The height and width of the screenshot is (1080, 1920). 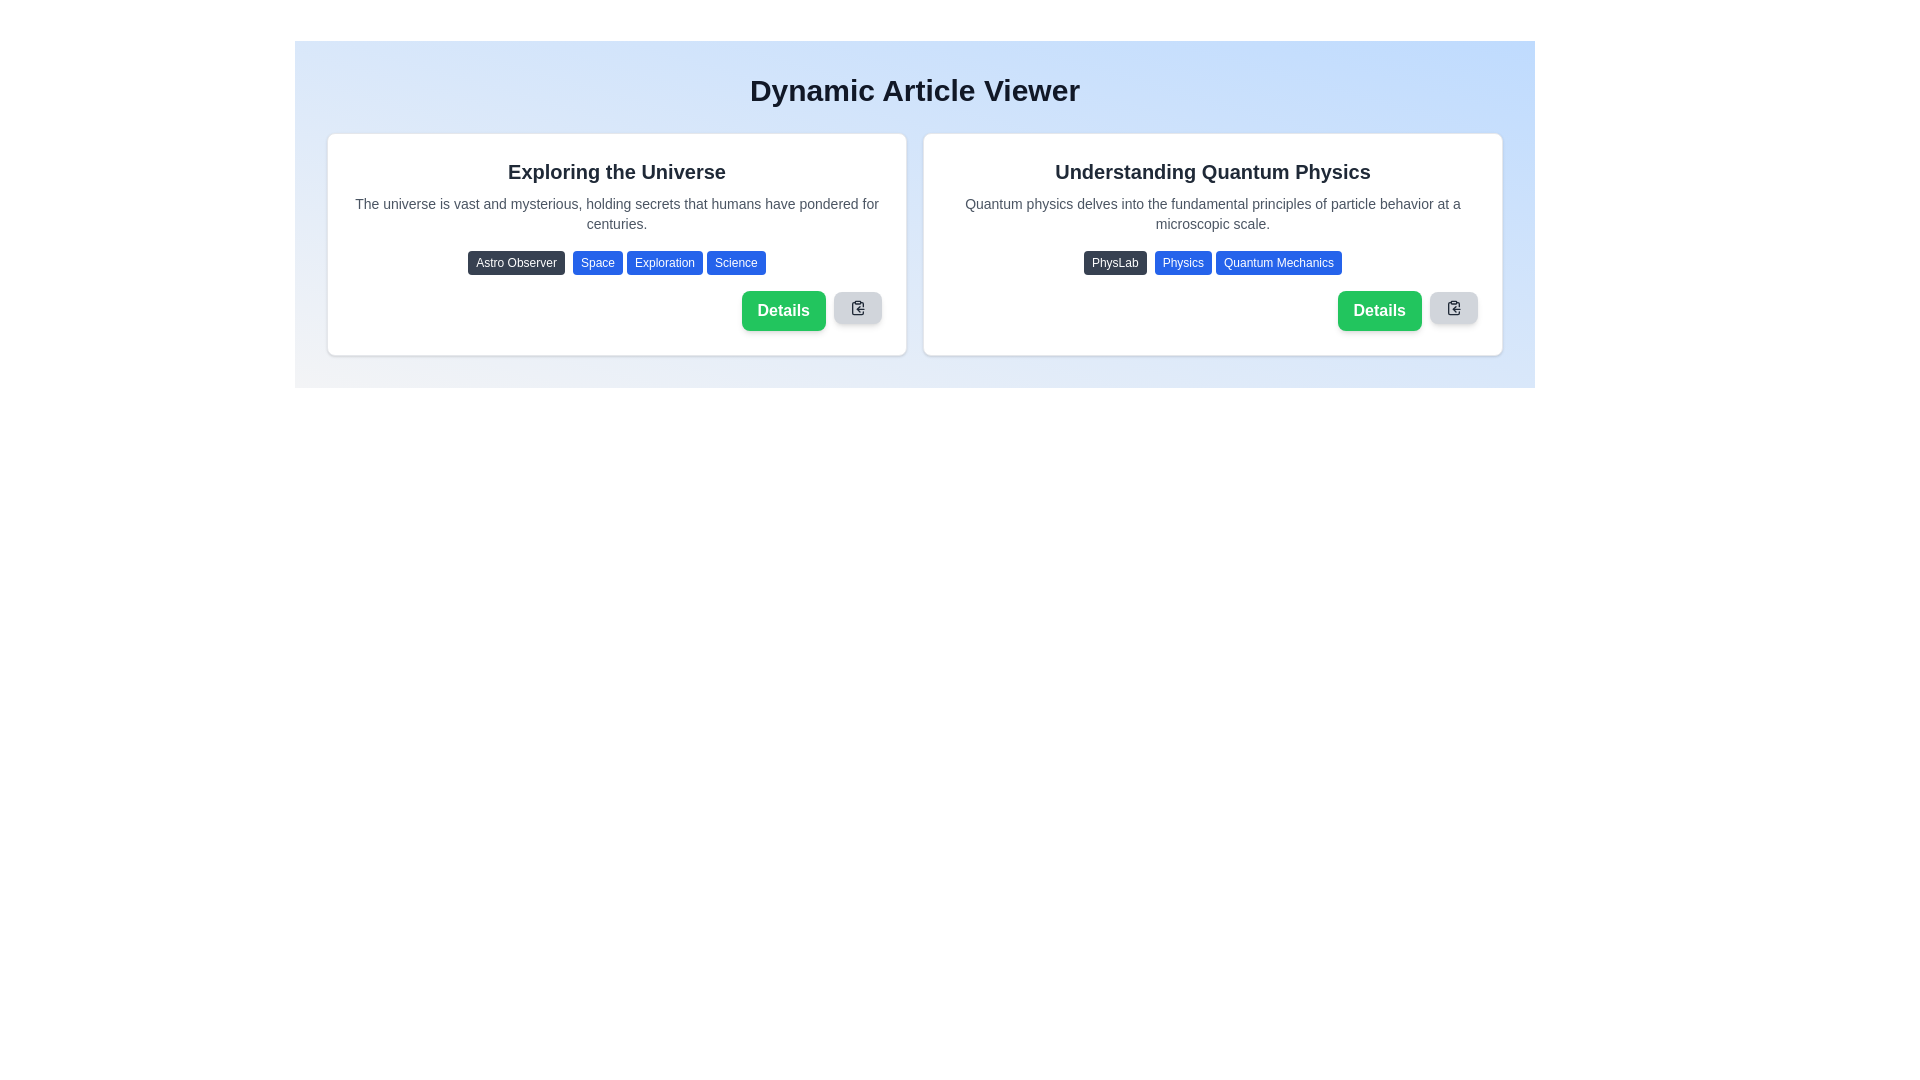 I want to click on the clipboard button located to the right of the 'Details' button, so click(x=1454, y=308).